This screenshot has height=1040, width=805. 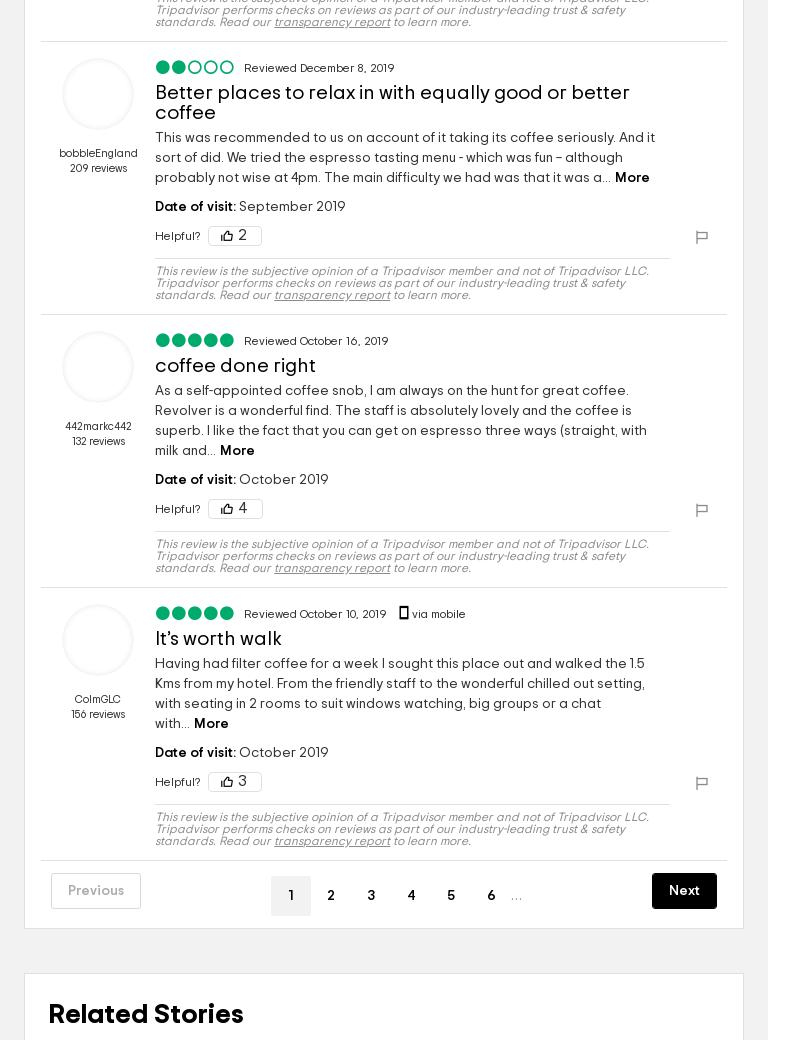 I want to click on '209 reviews', so click(x=67, y=168).